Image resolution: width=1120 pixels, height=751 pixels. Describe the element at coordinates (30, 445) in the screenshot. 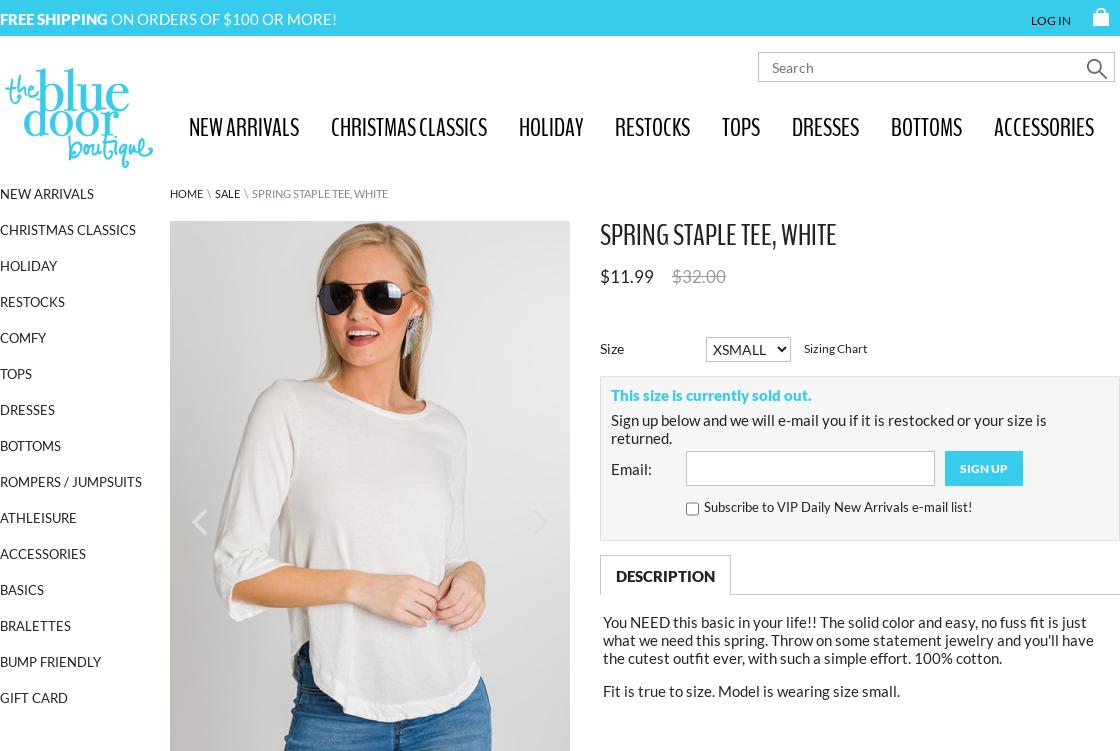

I see `'Bottoms'` at that location.